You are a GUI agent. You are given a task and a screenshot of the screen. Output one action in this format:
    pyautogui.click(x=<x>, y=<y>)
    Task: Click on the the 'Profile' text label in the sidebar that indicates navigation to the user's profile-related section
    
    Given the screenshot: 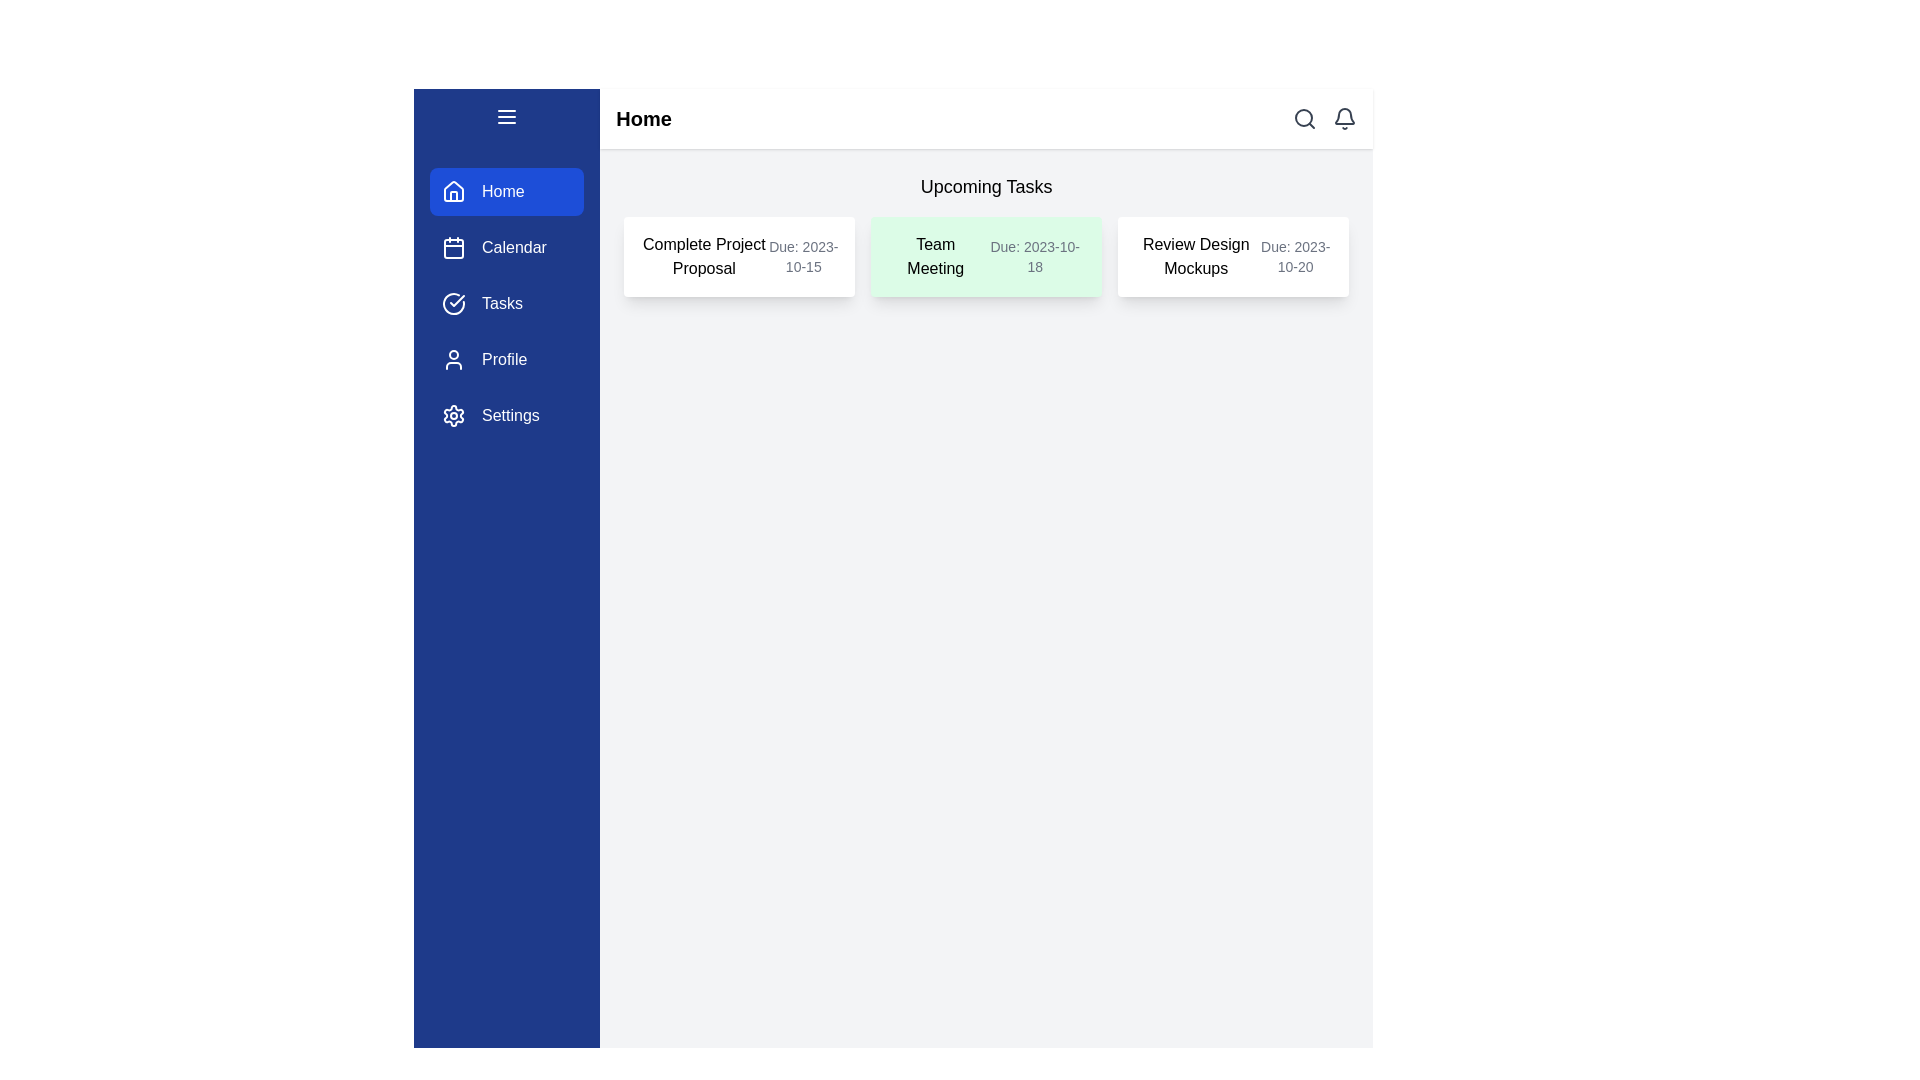 What is the action you would take?
    pyautogui.click(x=504, y=358)
    